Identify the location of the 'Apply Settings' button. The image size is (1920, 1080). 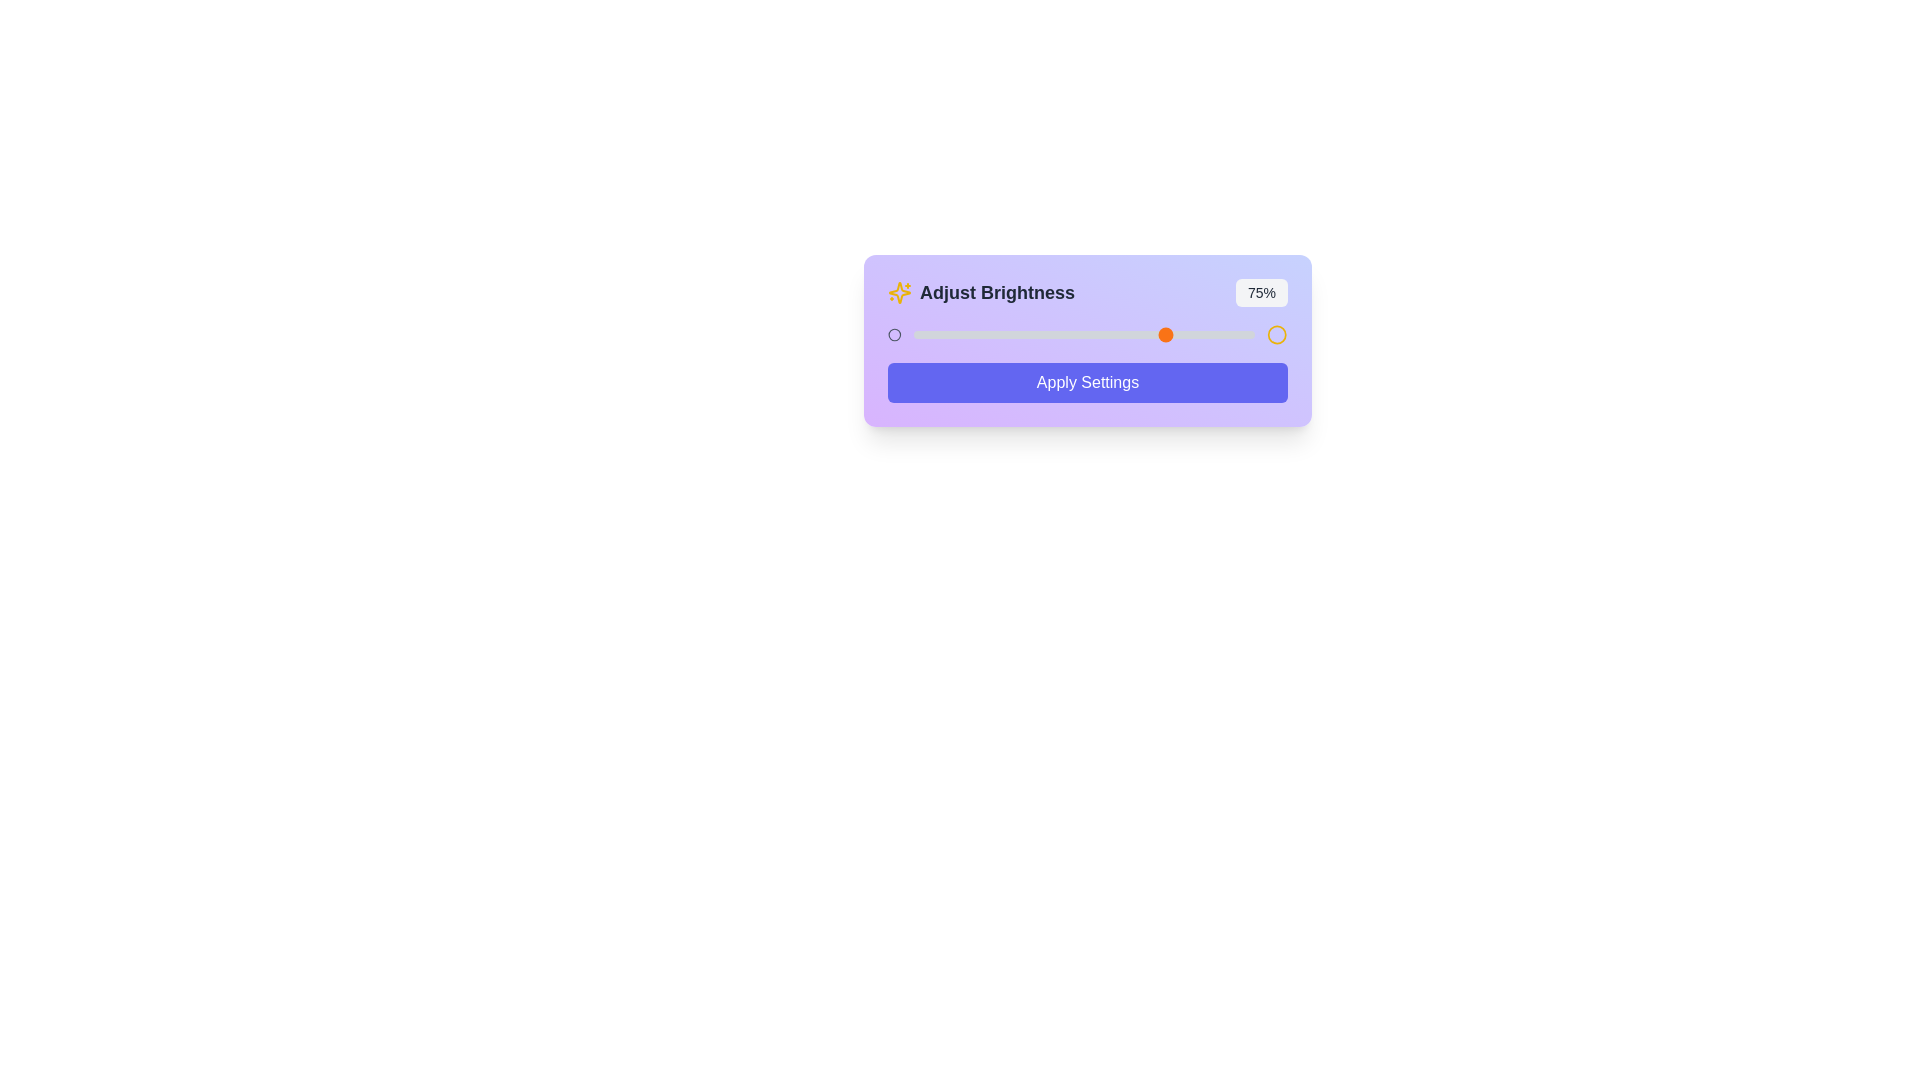
(1087, 382).